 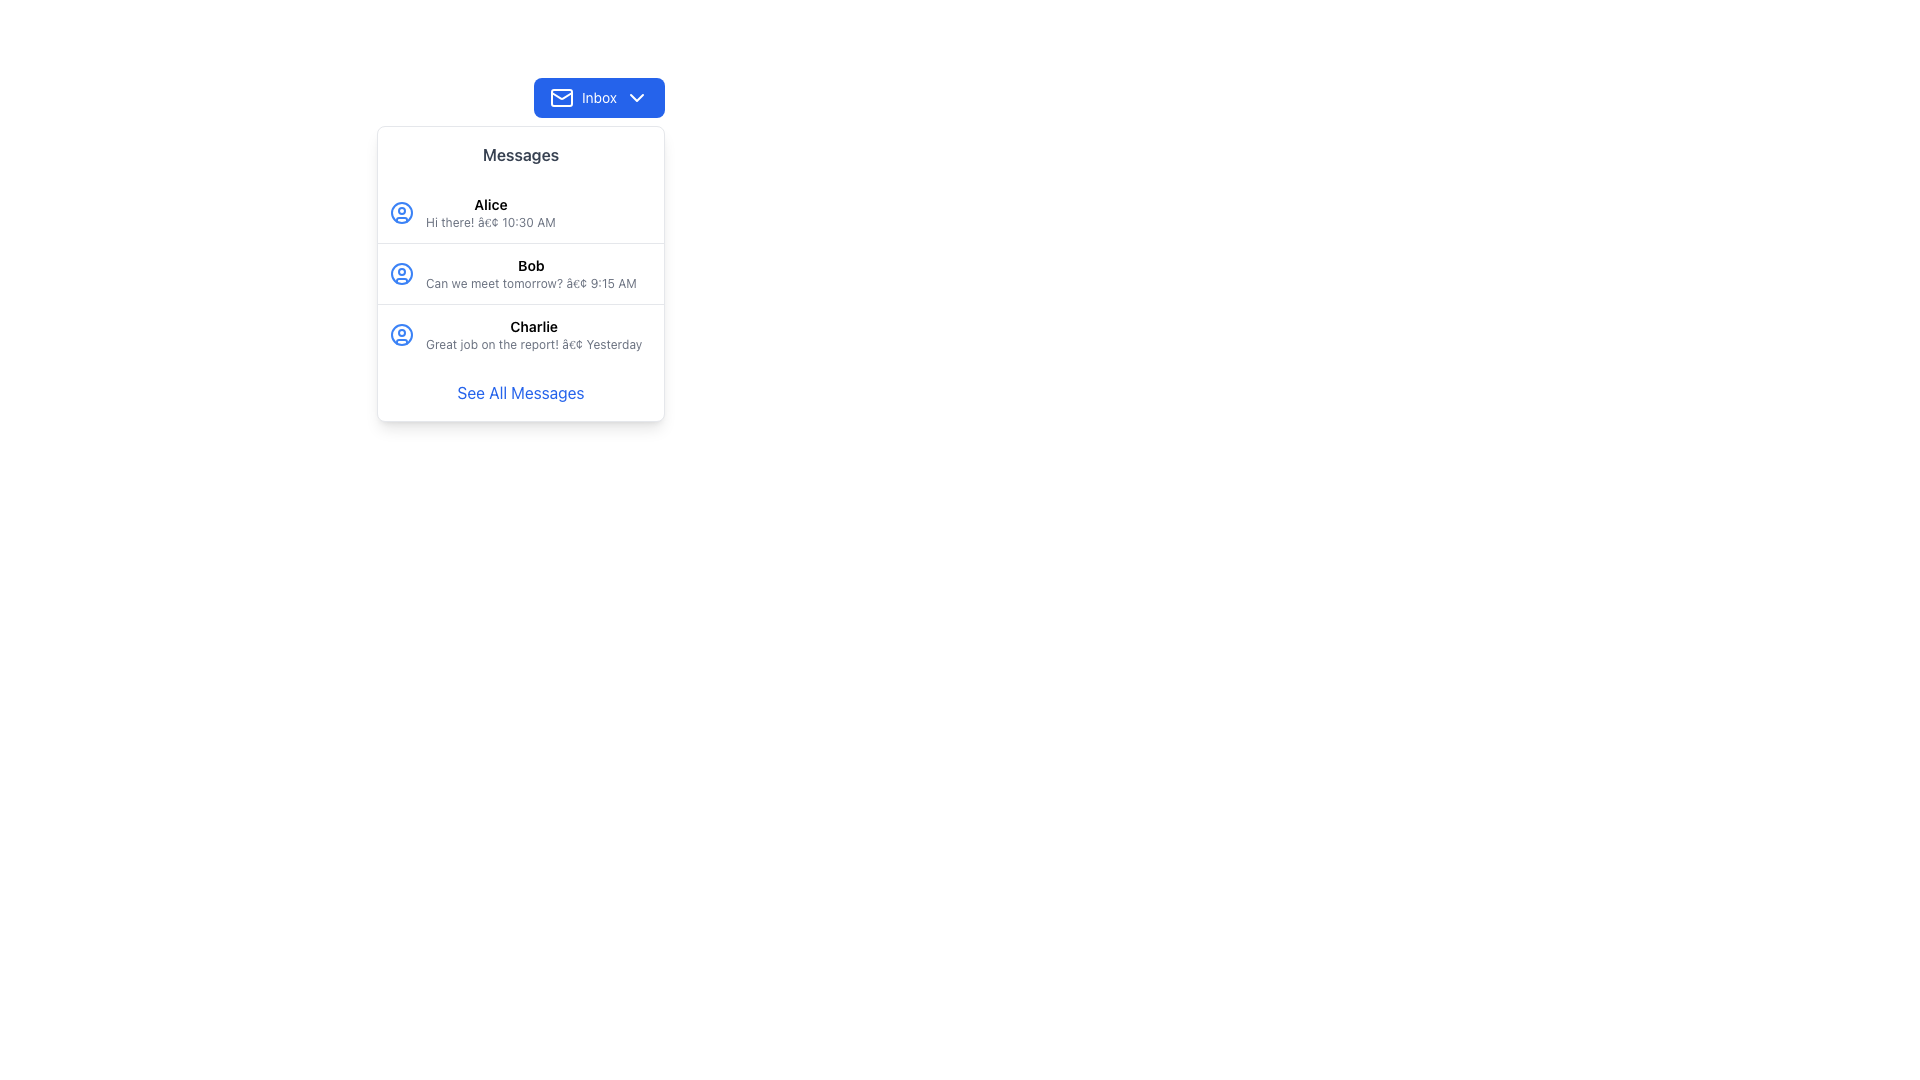 I want to click on the second message preview item in the list, which displays the sender's name, message snippet, and time, so click(x=531, y=273).